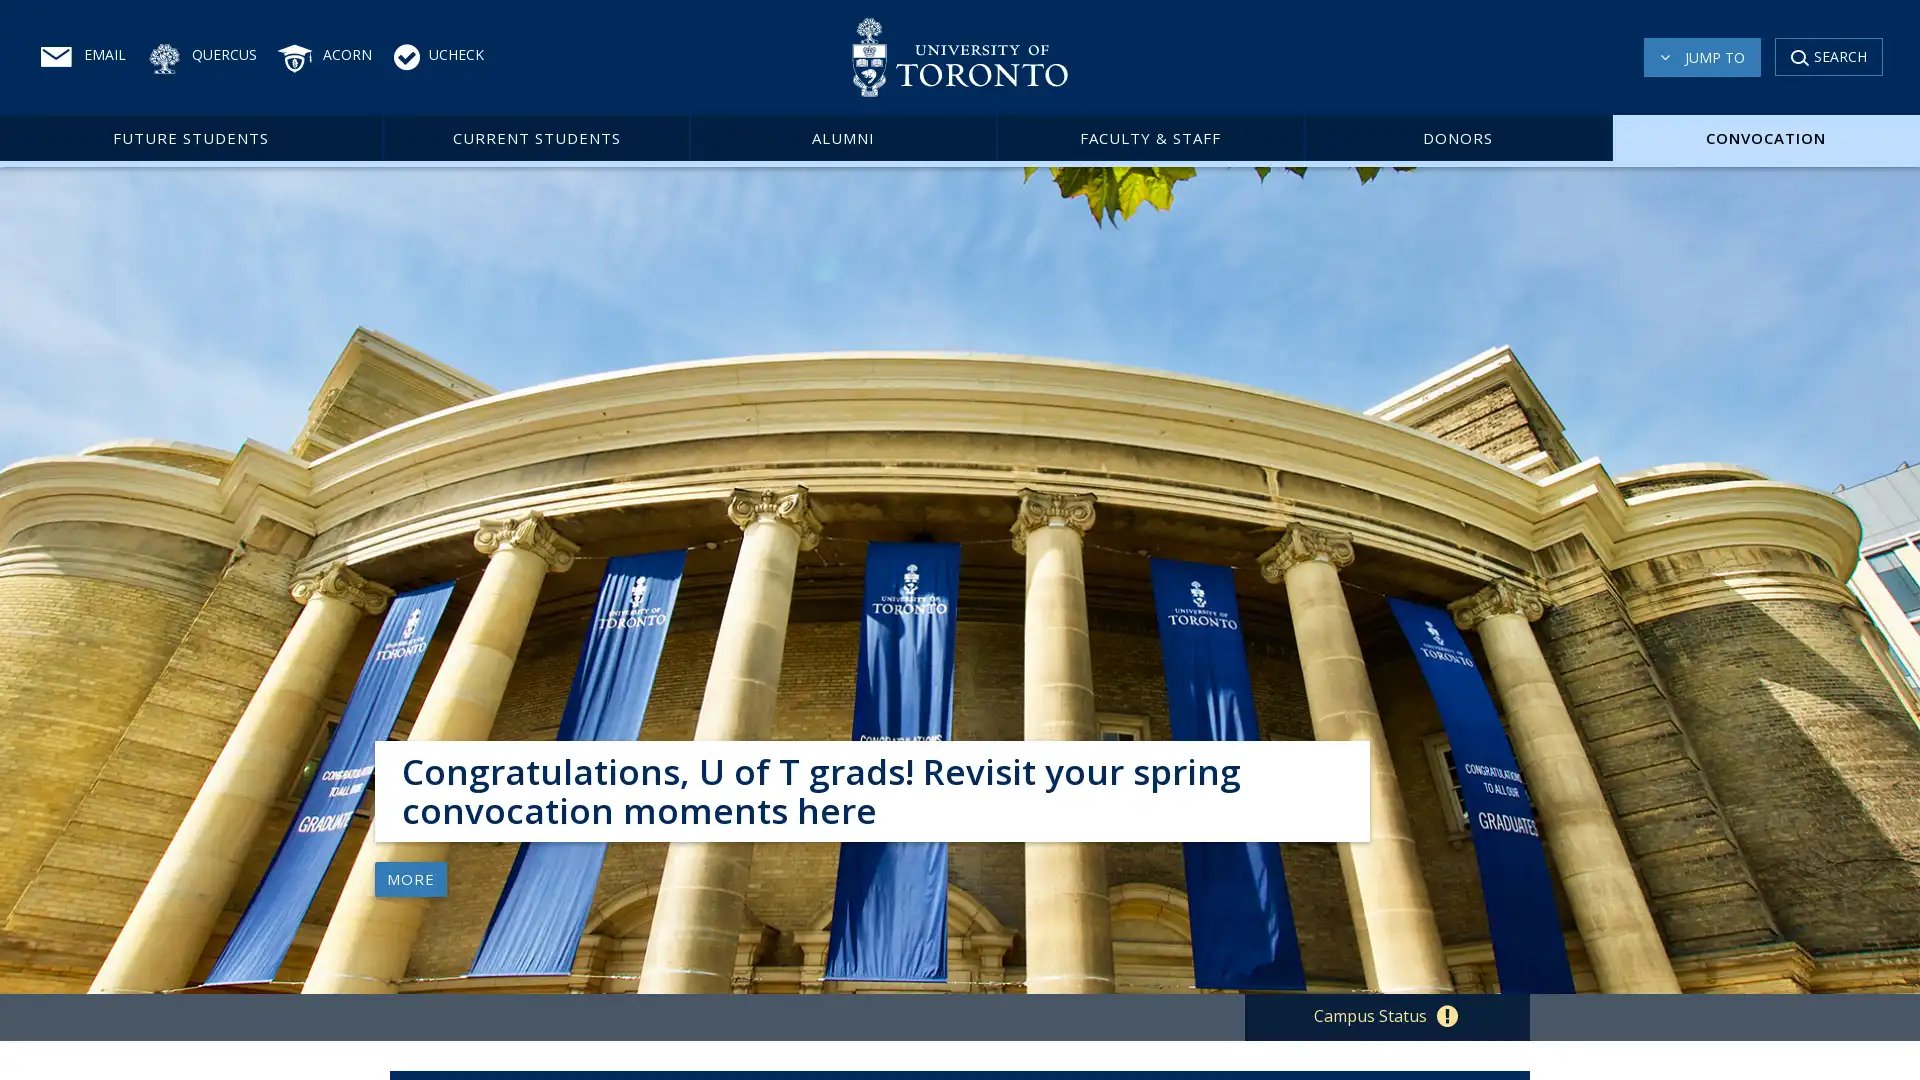  I want to click on JUMP TO, so click(1701, 55).